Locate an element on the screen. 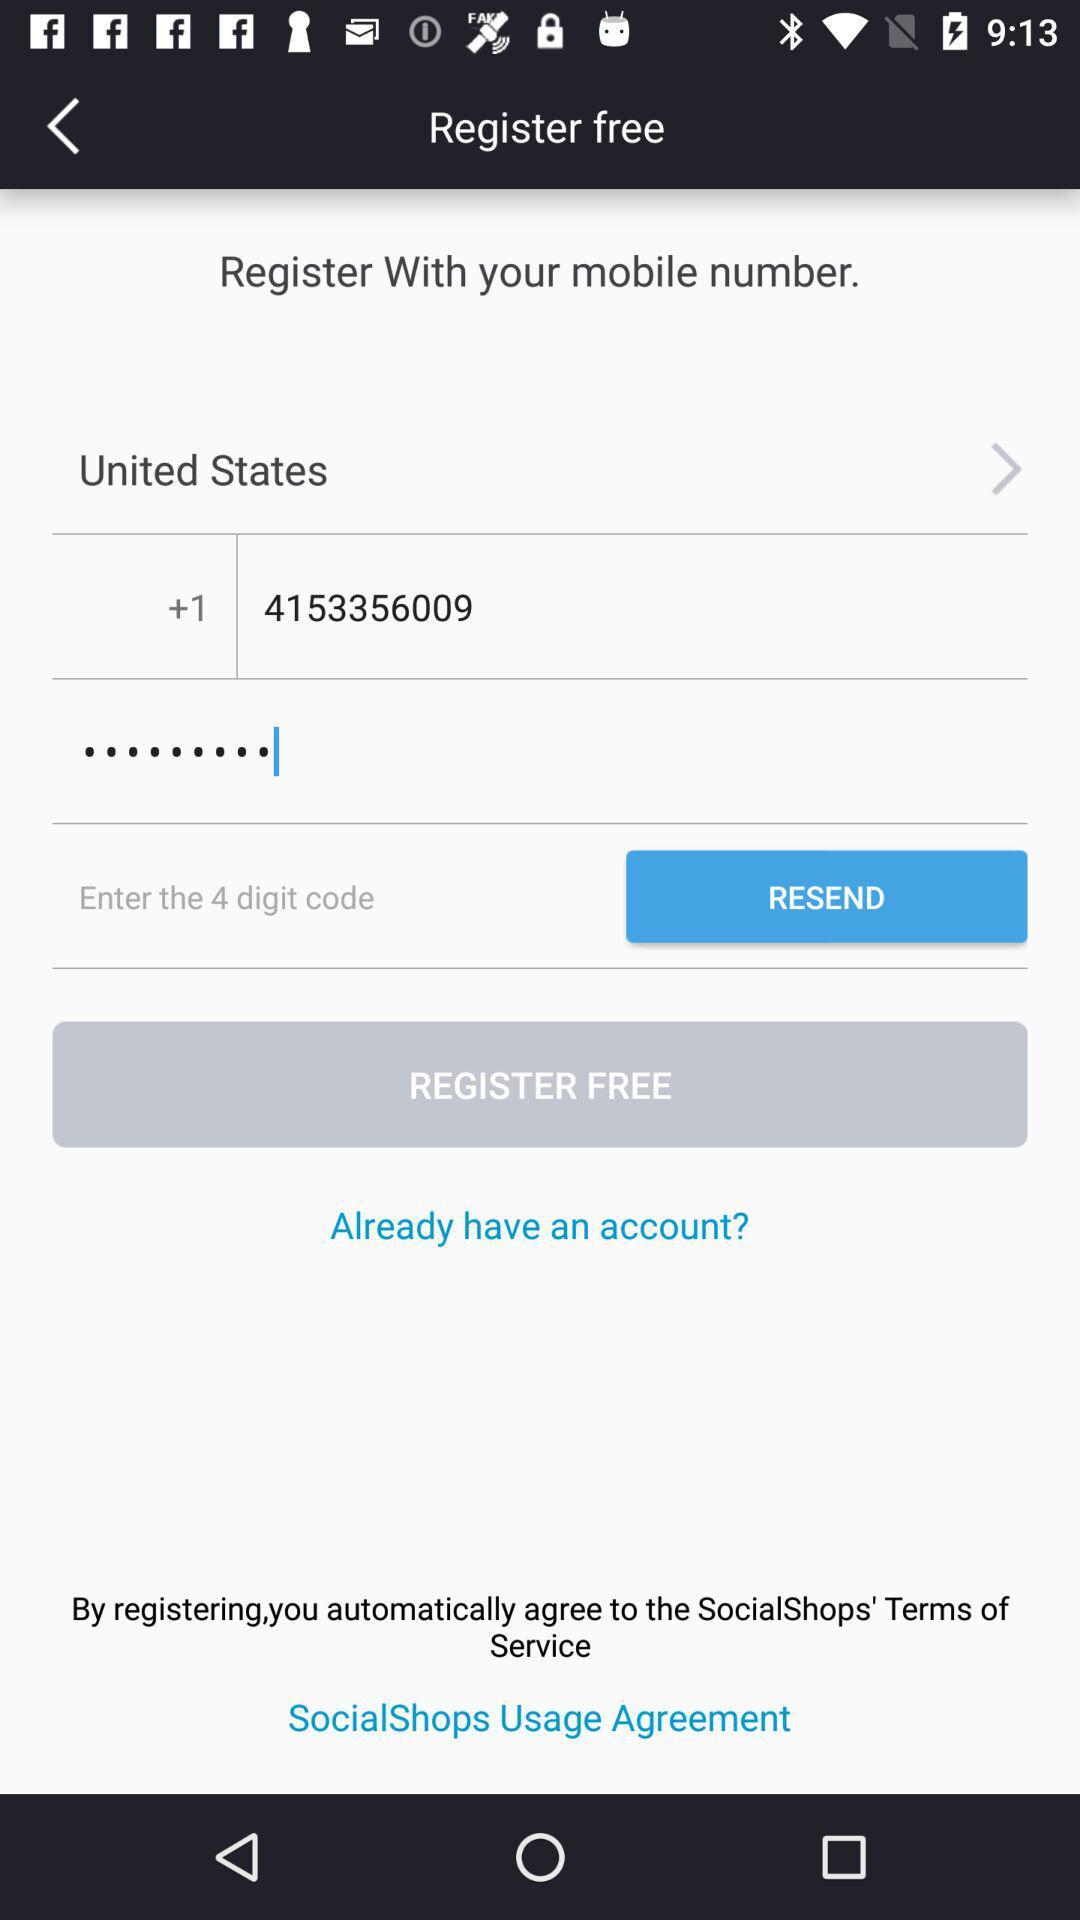  item on the right is located at coordinates (826, 895).